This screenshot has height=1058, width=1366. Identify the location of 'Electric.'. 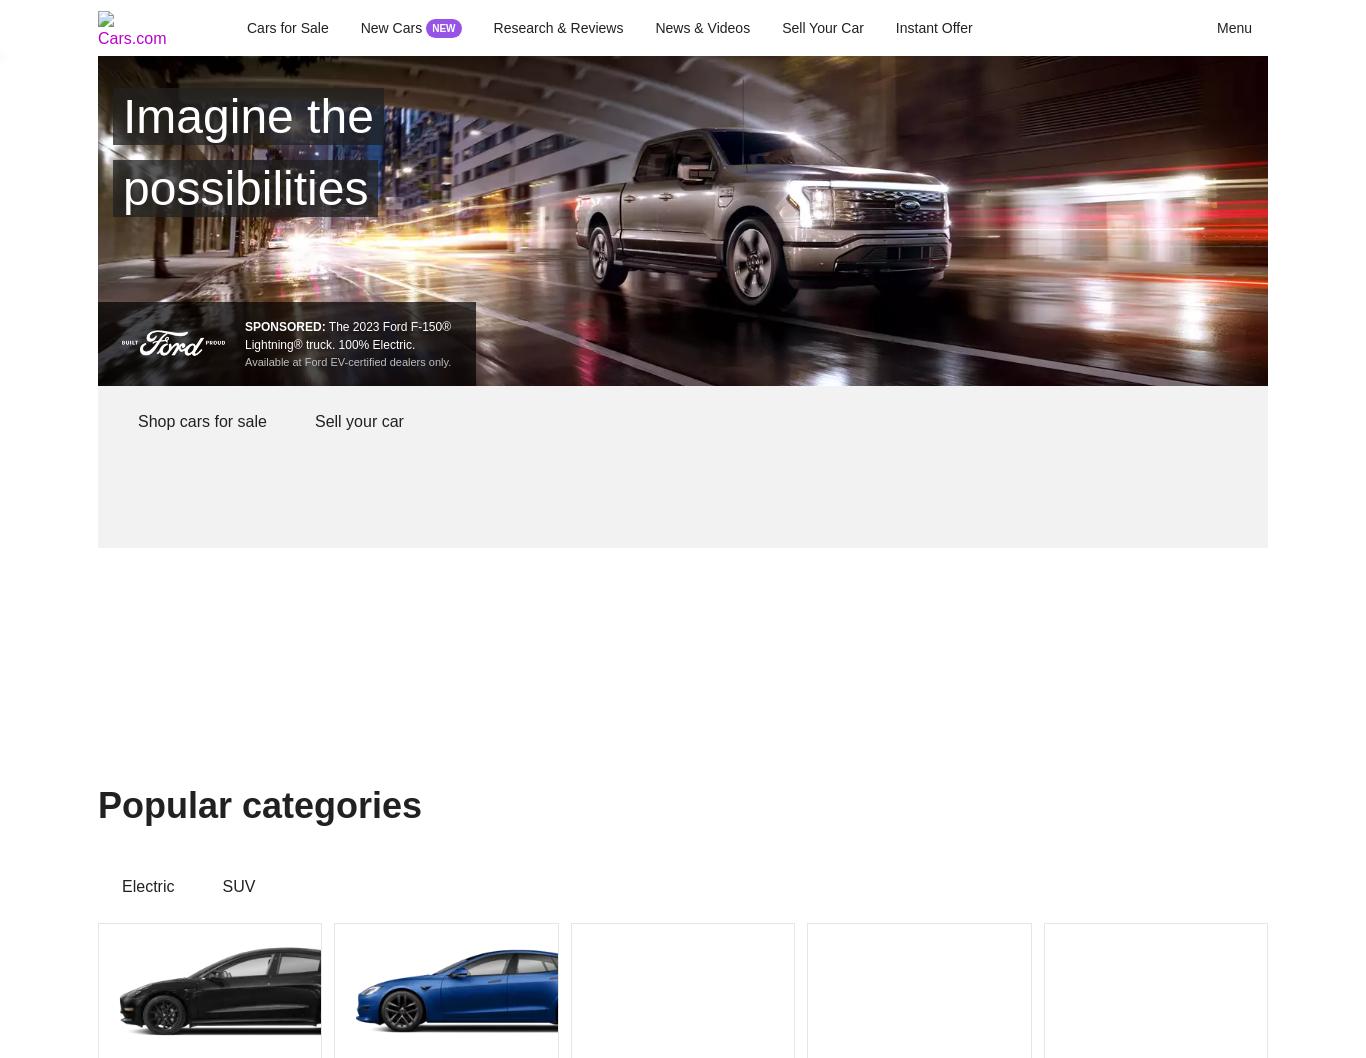
(392, 342).